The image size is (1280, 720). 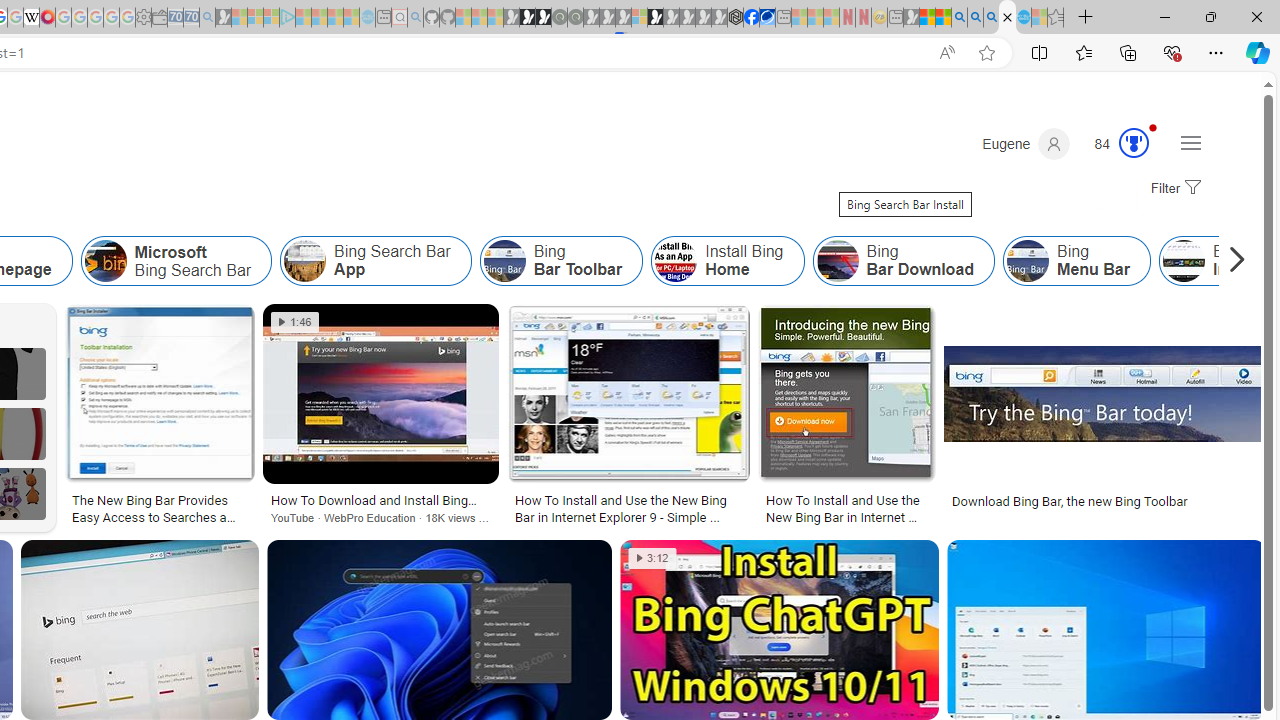 I want to click on 'AutomationID: serp_medal_svg', so click(x=1133, y=141).